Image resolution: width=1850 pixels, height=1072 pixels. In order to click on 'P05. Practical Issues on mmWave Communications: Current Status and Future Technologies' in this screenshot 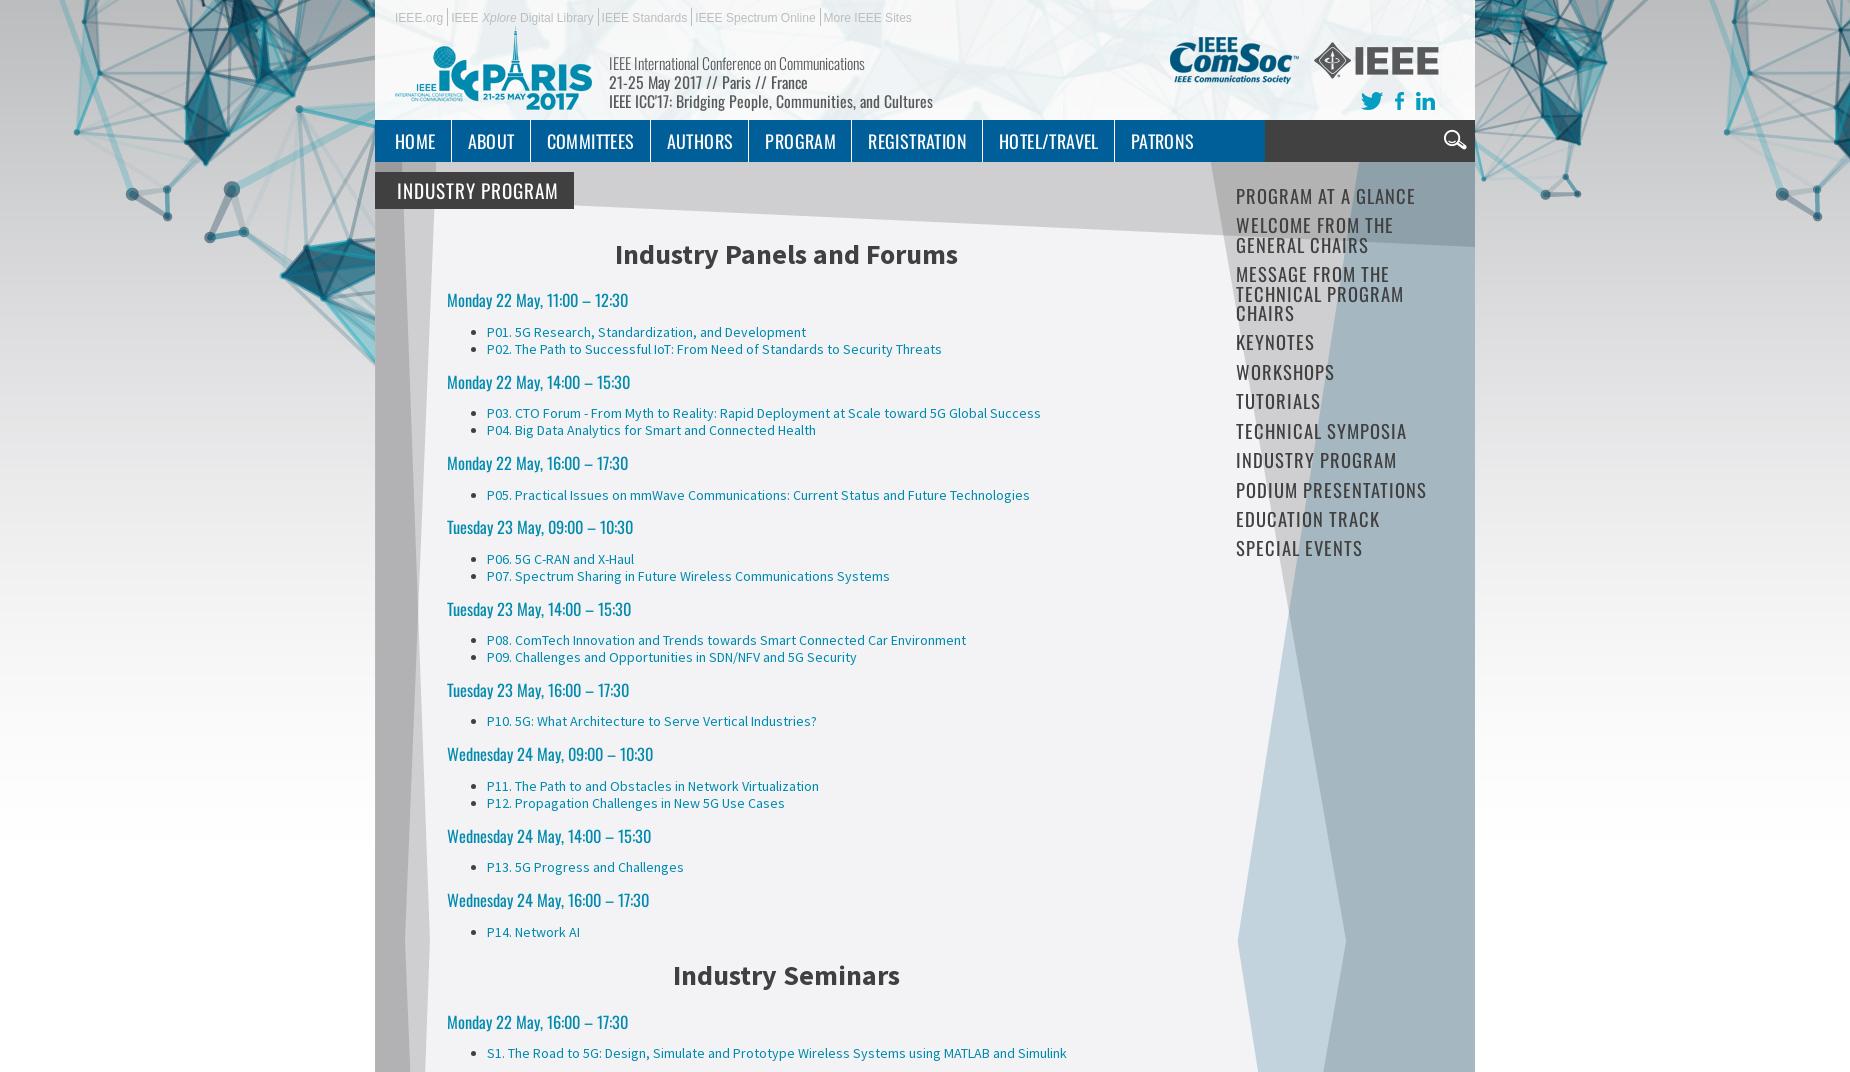, I will do `click(758, 493)`.